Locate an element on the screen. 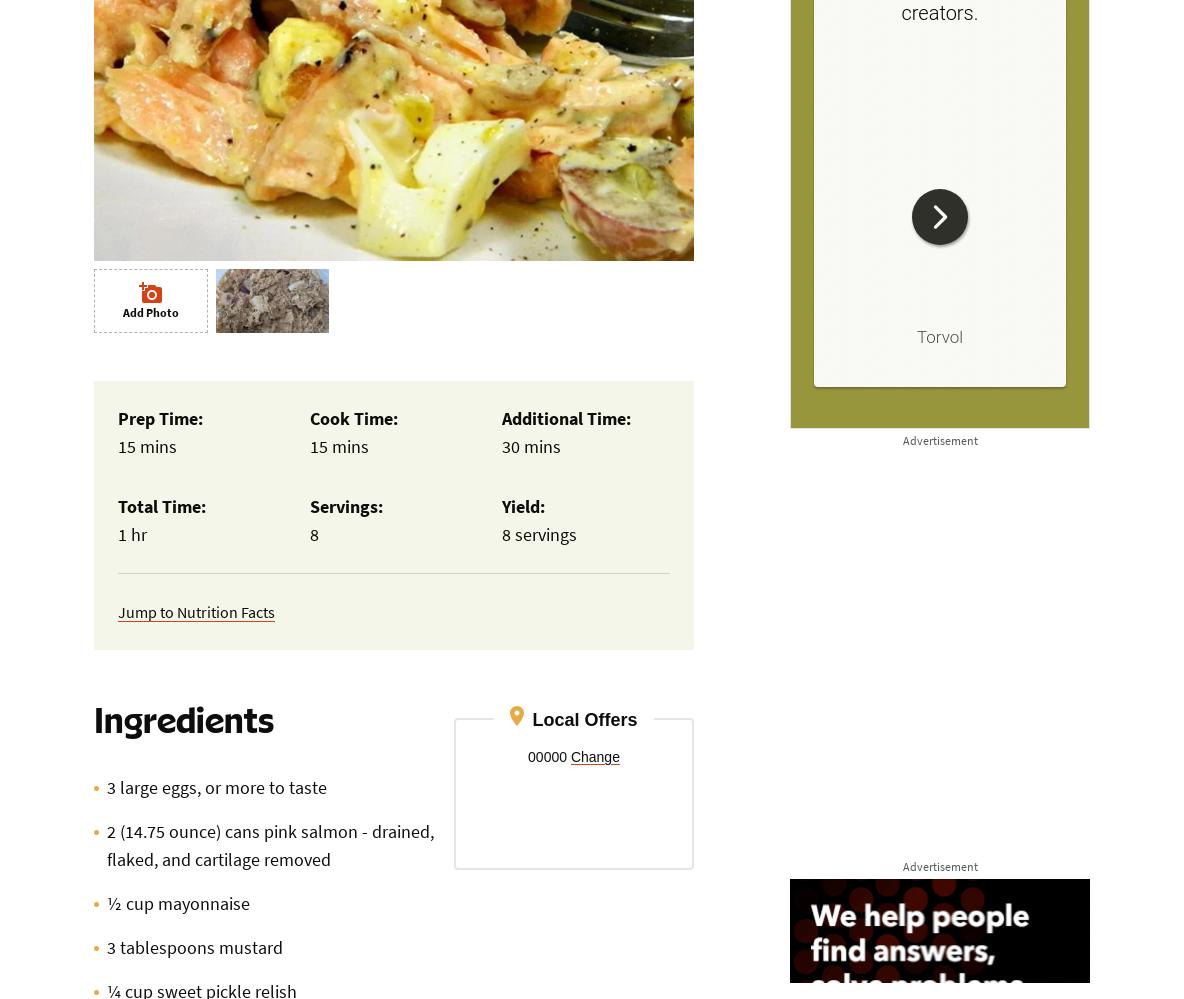 The height and width of the screenshot is (999, 1184). 'mayonnaise' is located at coordinates (203, 903).